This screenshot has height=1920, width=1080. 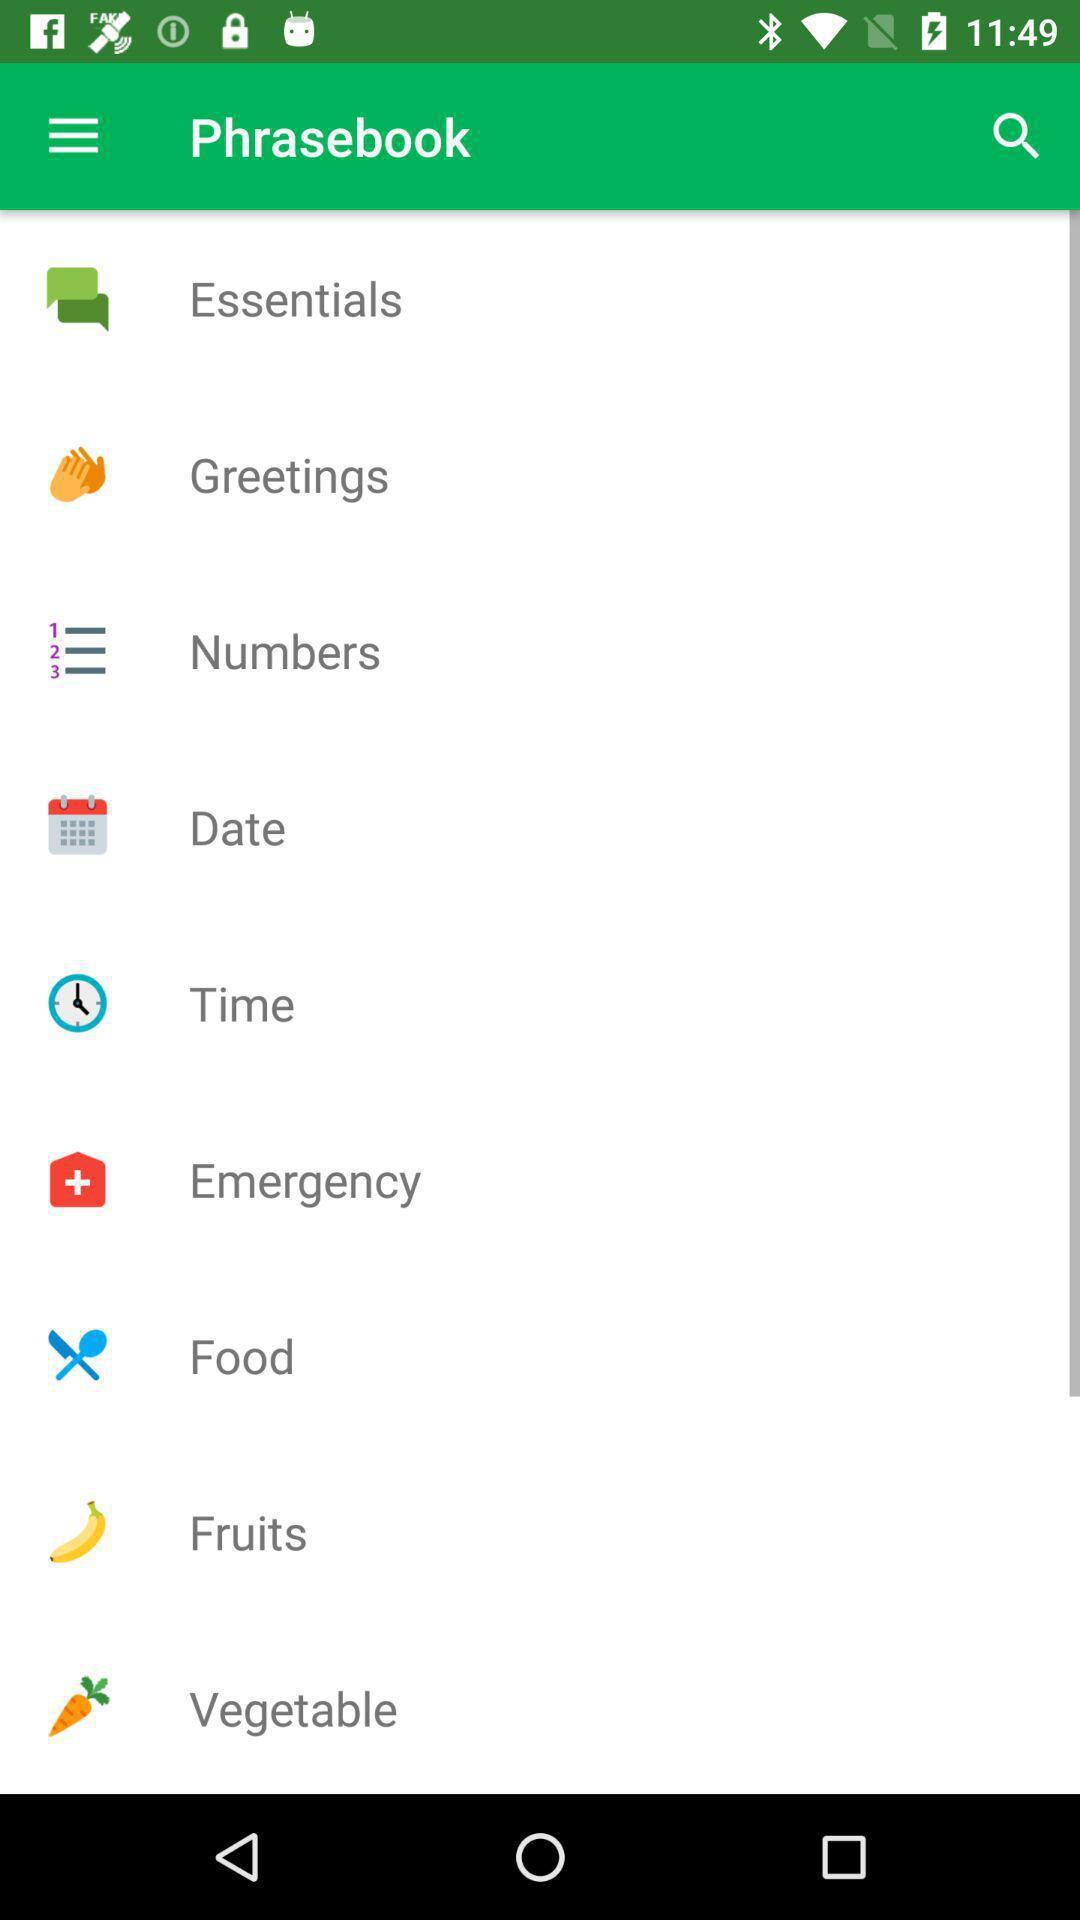 I want to click on message button, so click(x=76, y=297).